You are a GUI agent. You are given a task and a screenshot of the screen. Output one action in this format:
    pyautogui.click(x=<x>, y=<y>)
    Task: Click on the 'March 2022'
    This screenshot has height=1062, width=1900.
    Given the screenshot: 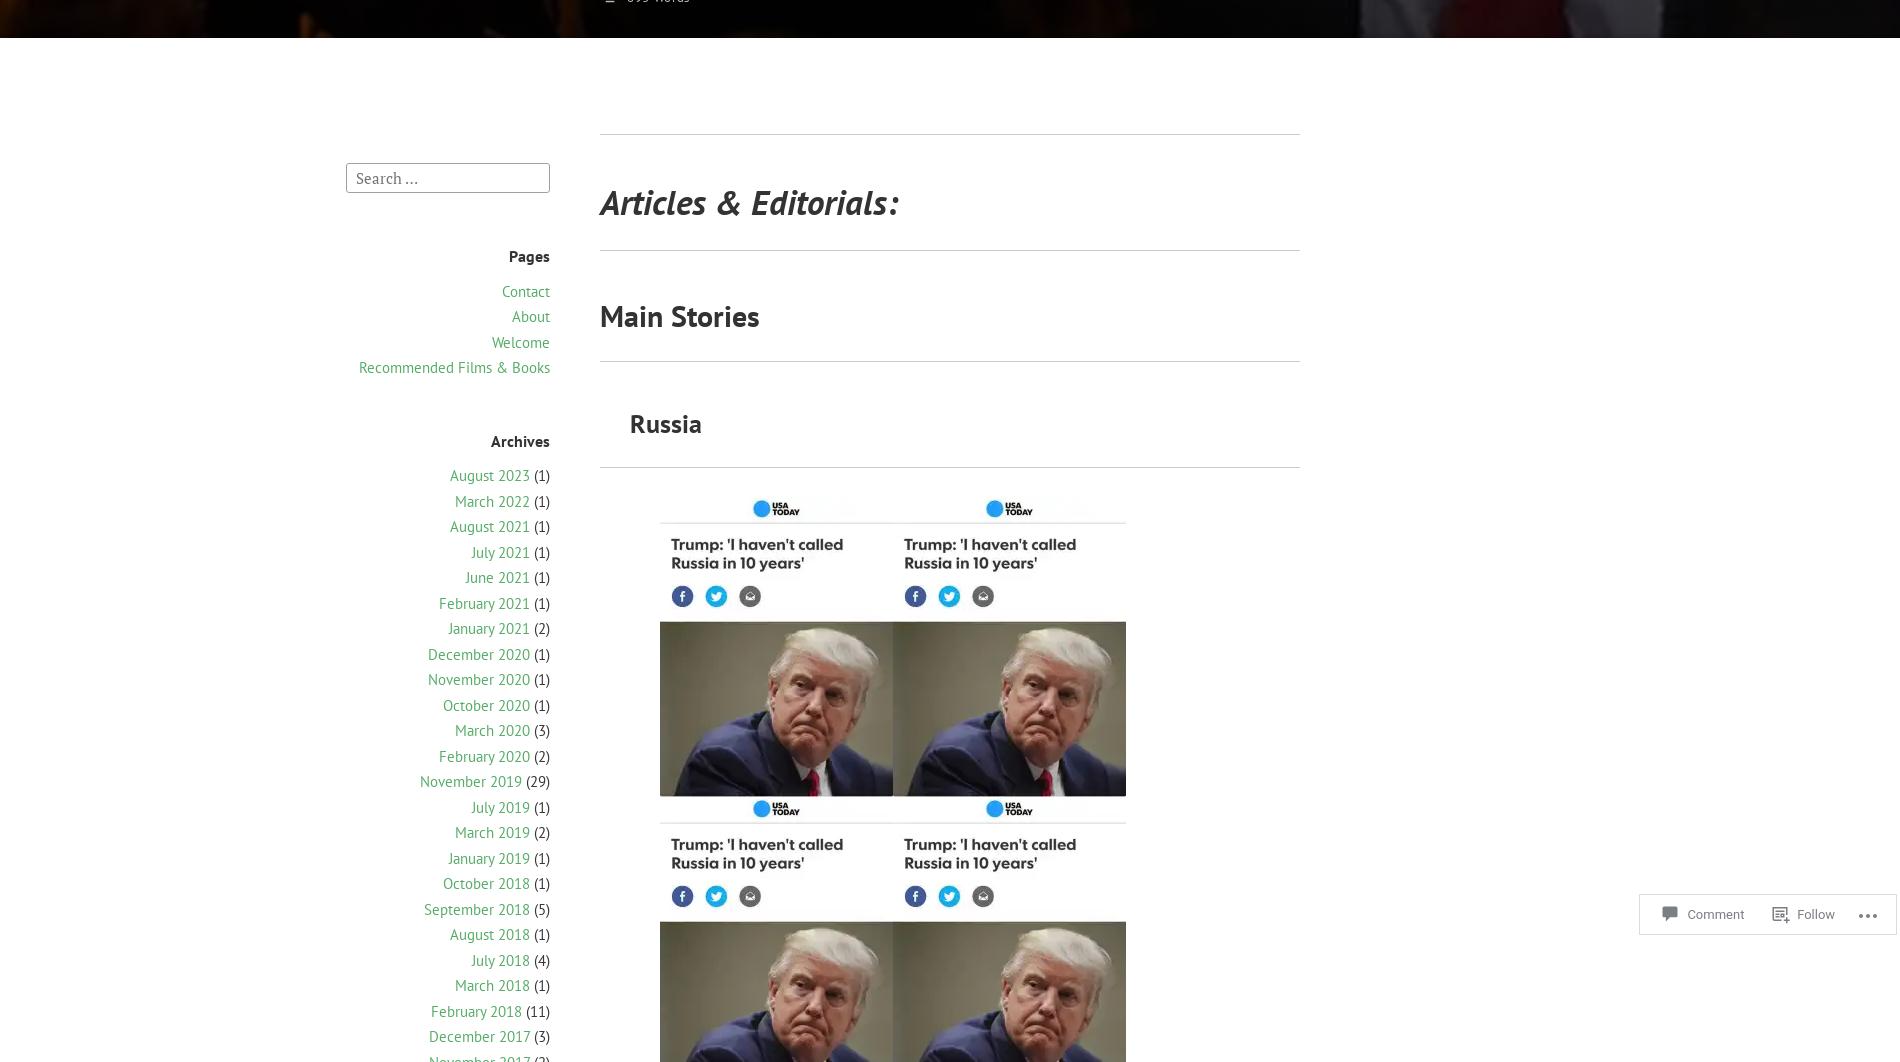 What is the action you would take?
    pyautogui.click(x=492, y=499)
    